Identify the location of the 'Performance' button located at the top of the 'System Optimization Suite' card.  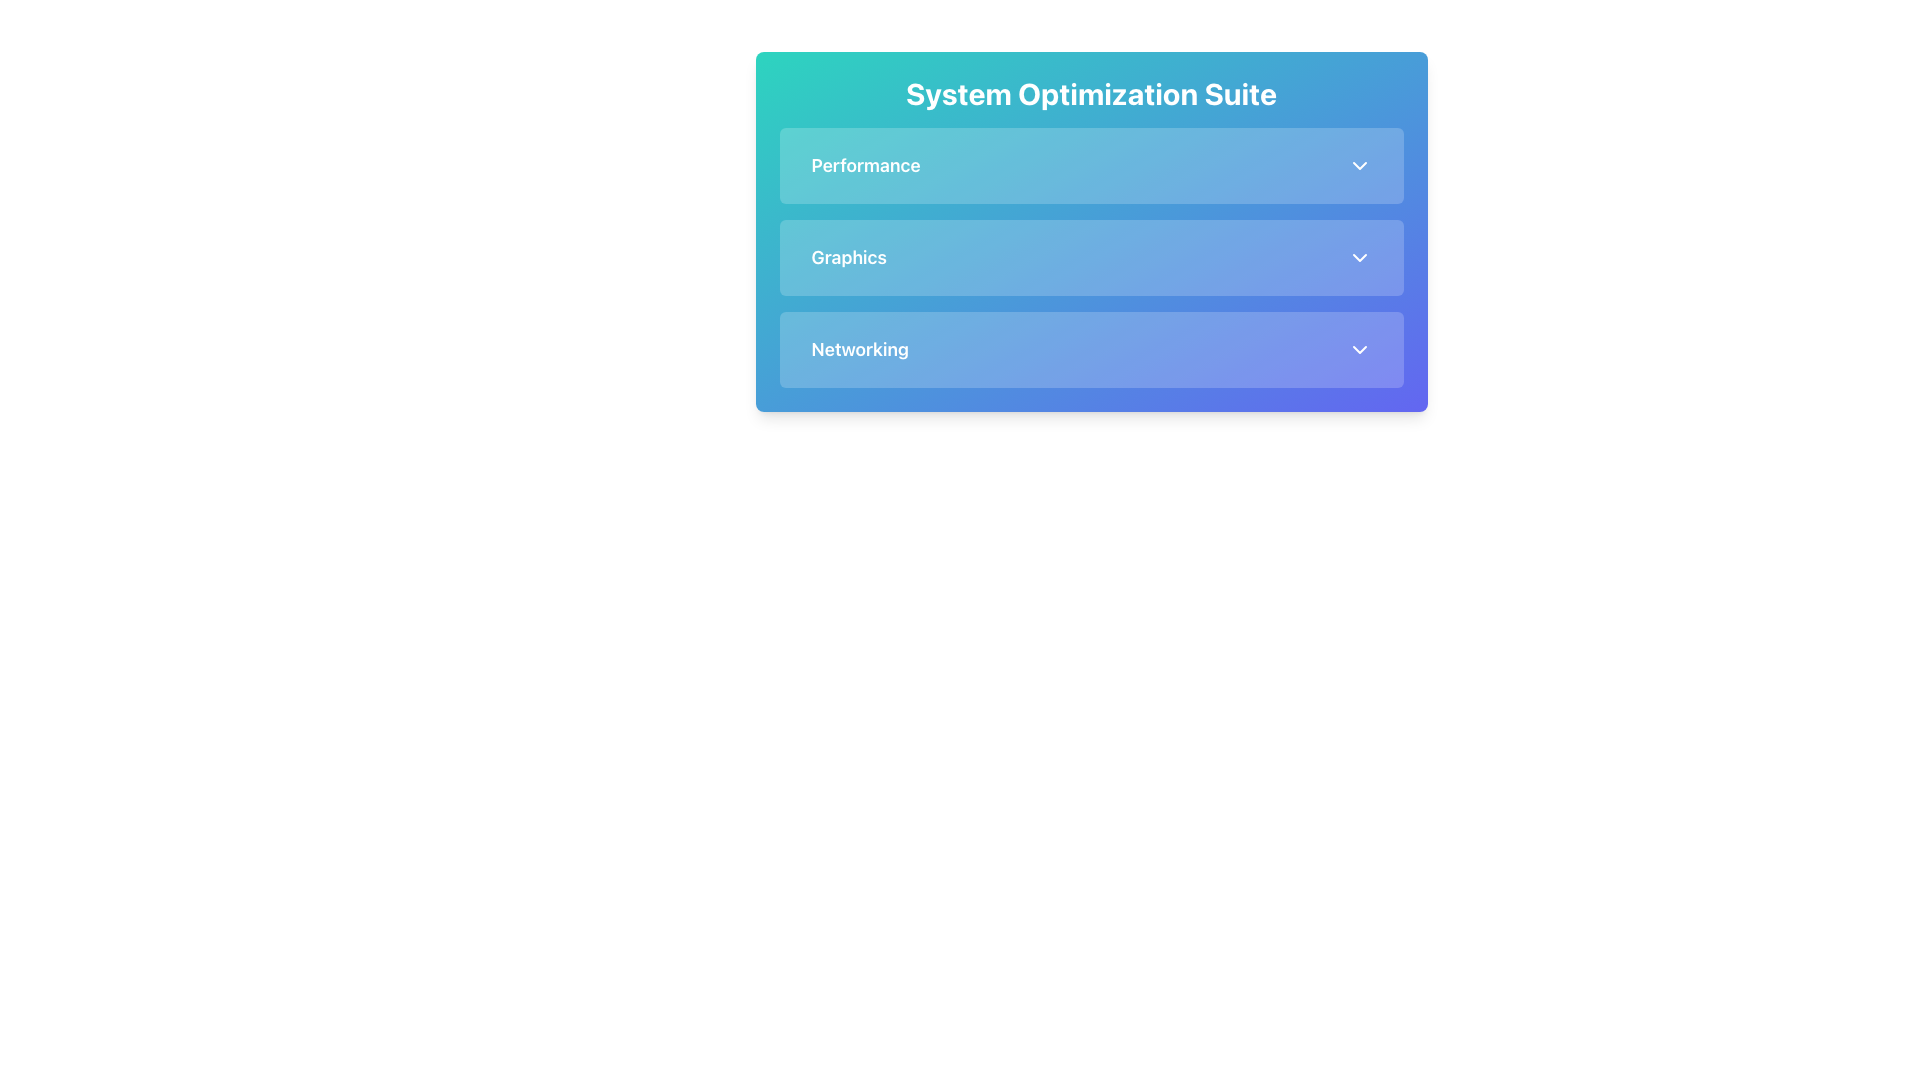
(1090, 164).